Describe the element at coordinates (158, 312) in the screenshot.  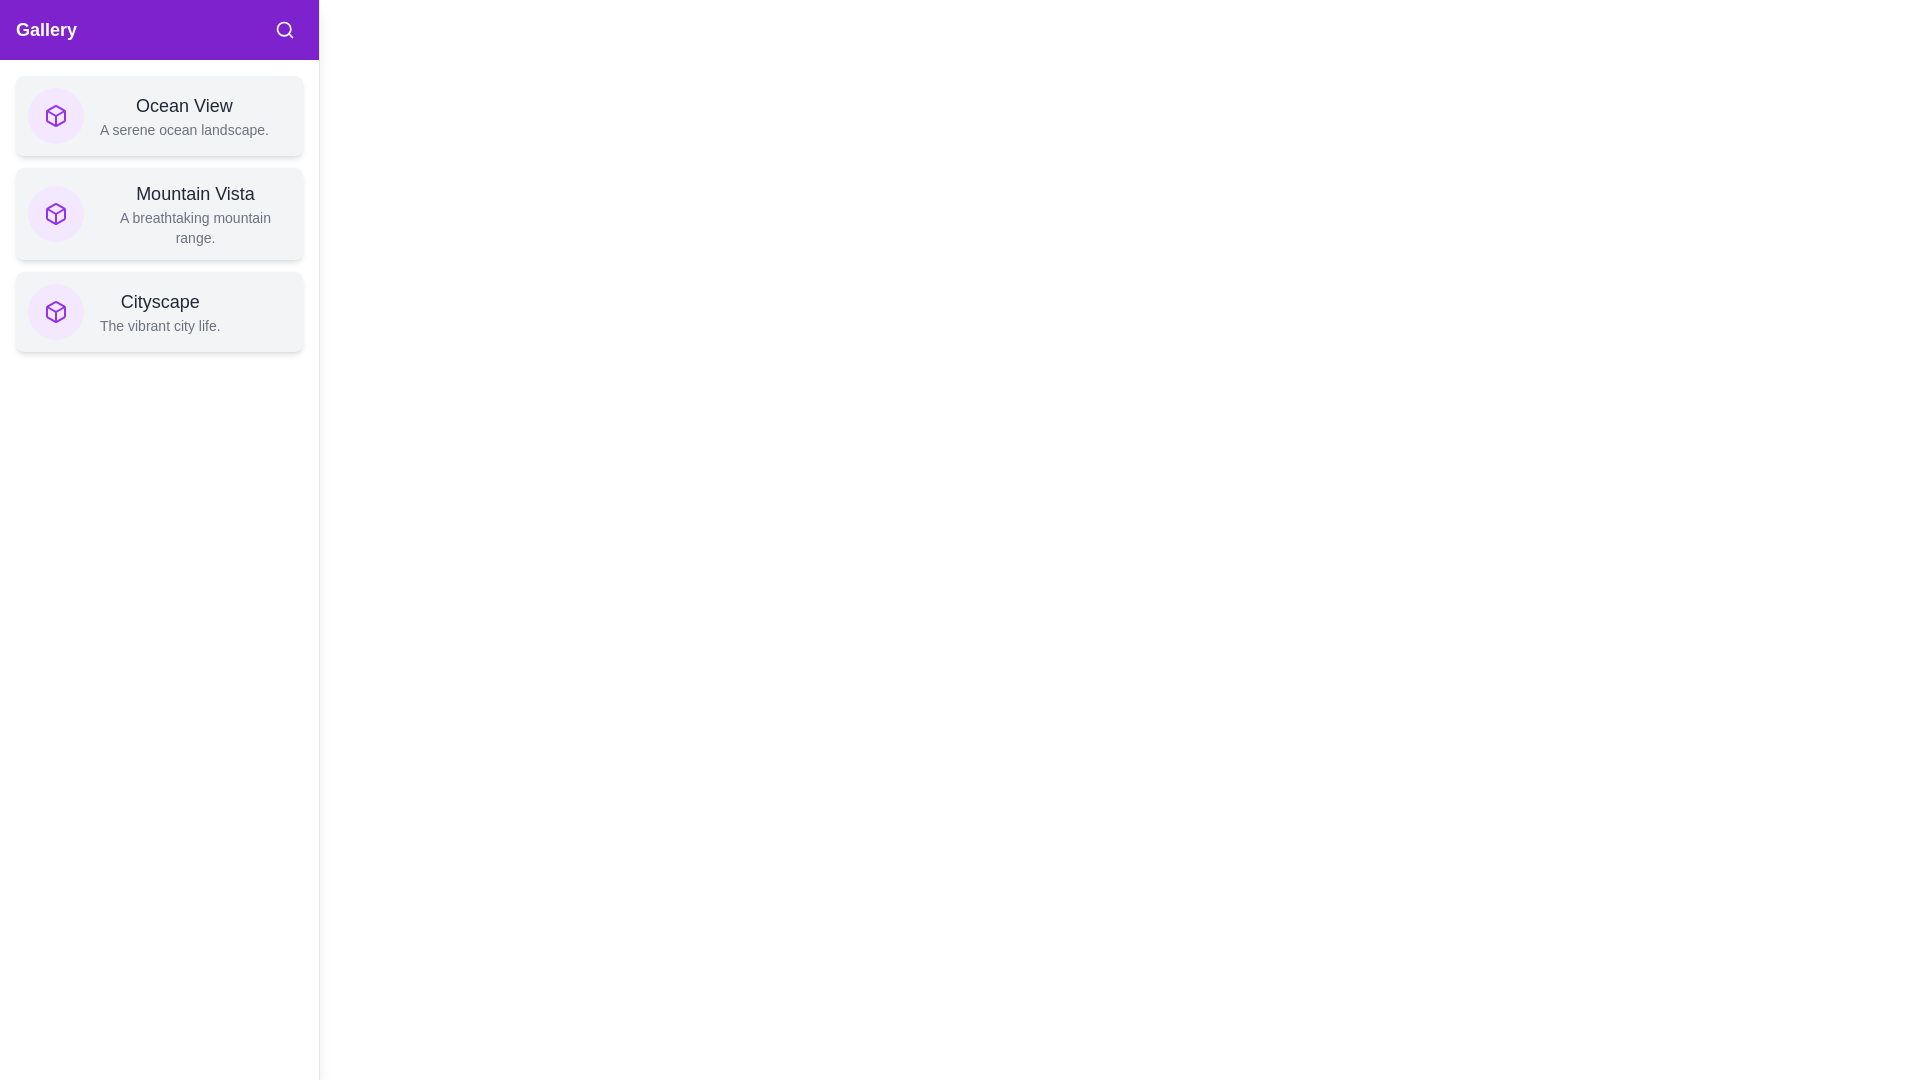
I see `the gallery item titled Cityscape` at that location.